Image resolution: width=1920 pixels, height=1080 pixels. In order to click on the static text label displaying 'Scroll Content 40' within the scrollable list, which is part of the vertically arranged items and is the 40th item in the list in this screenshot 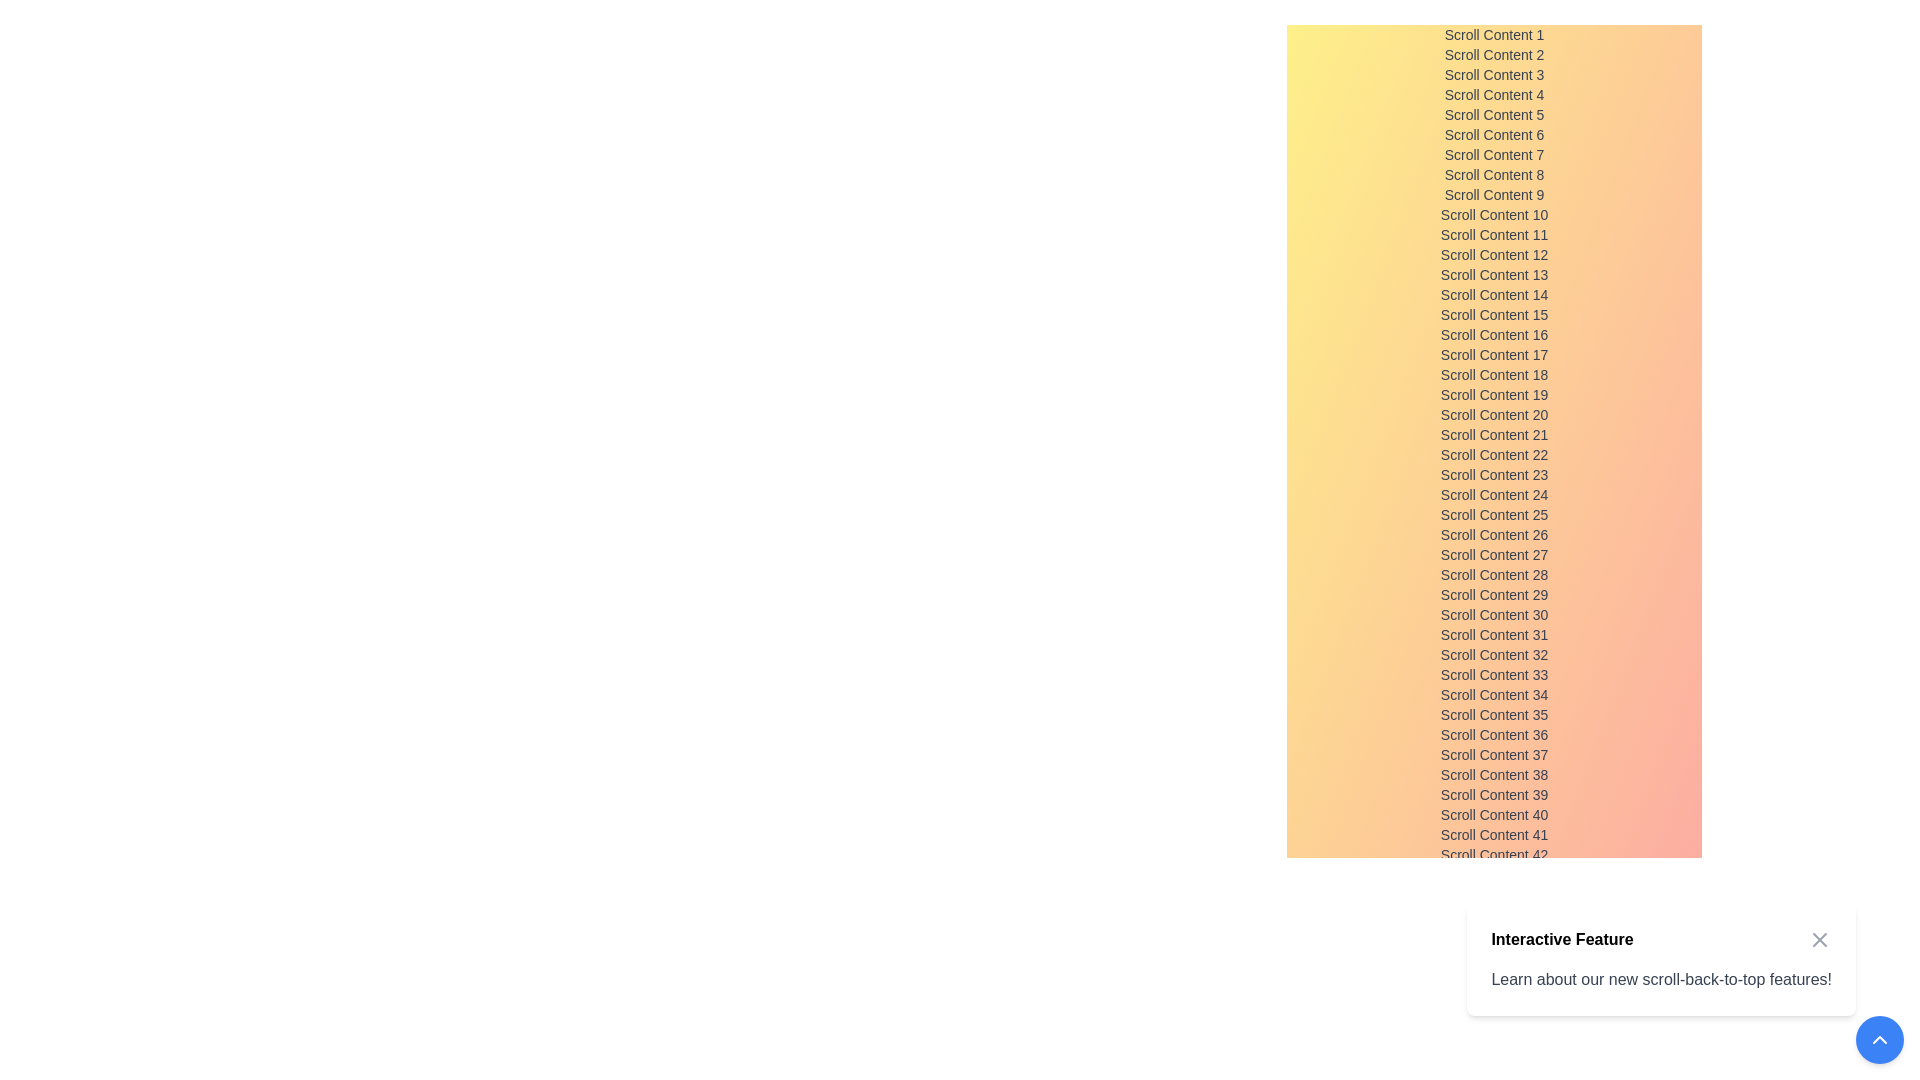, I will do `click(1494, 814)`.